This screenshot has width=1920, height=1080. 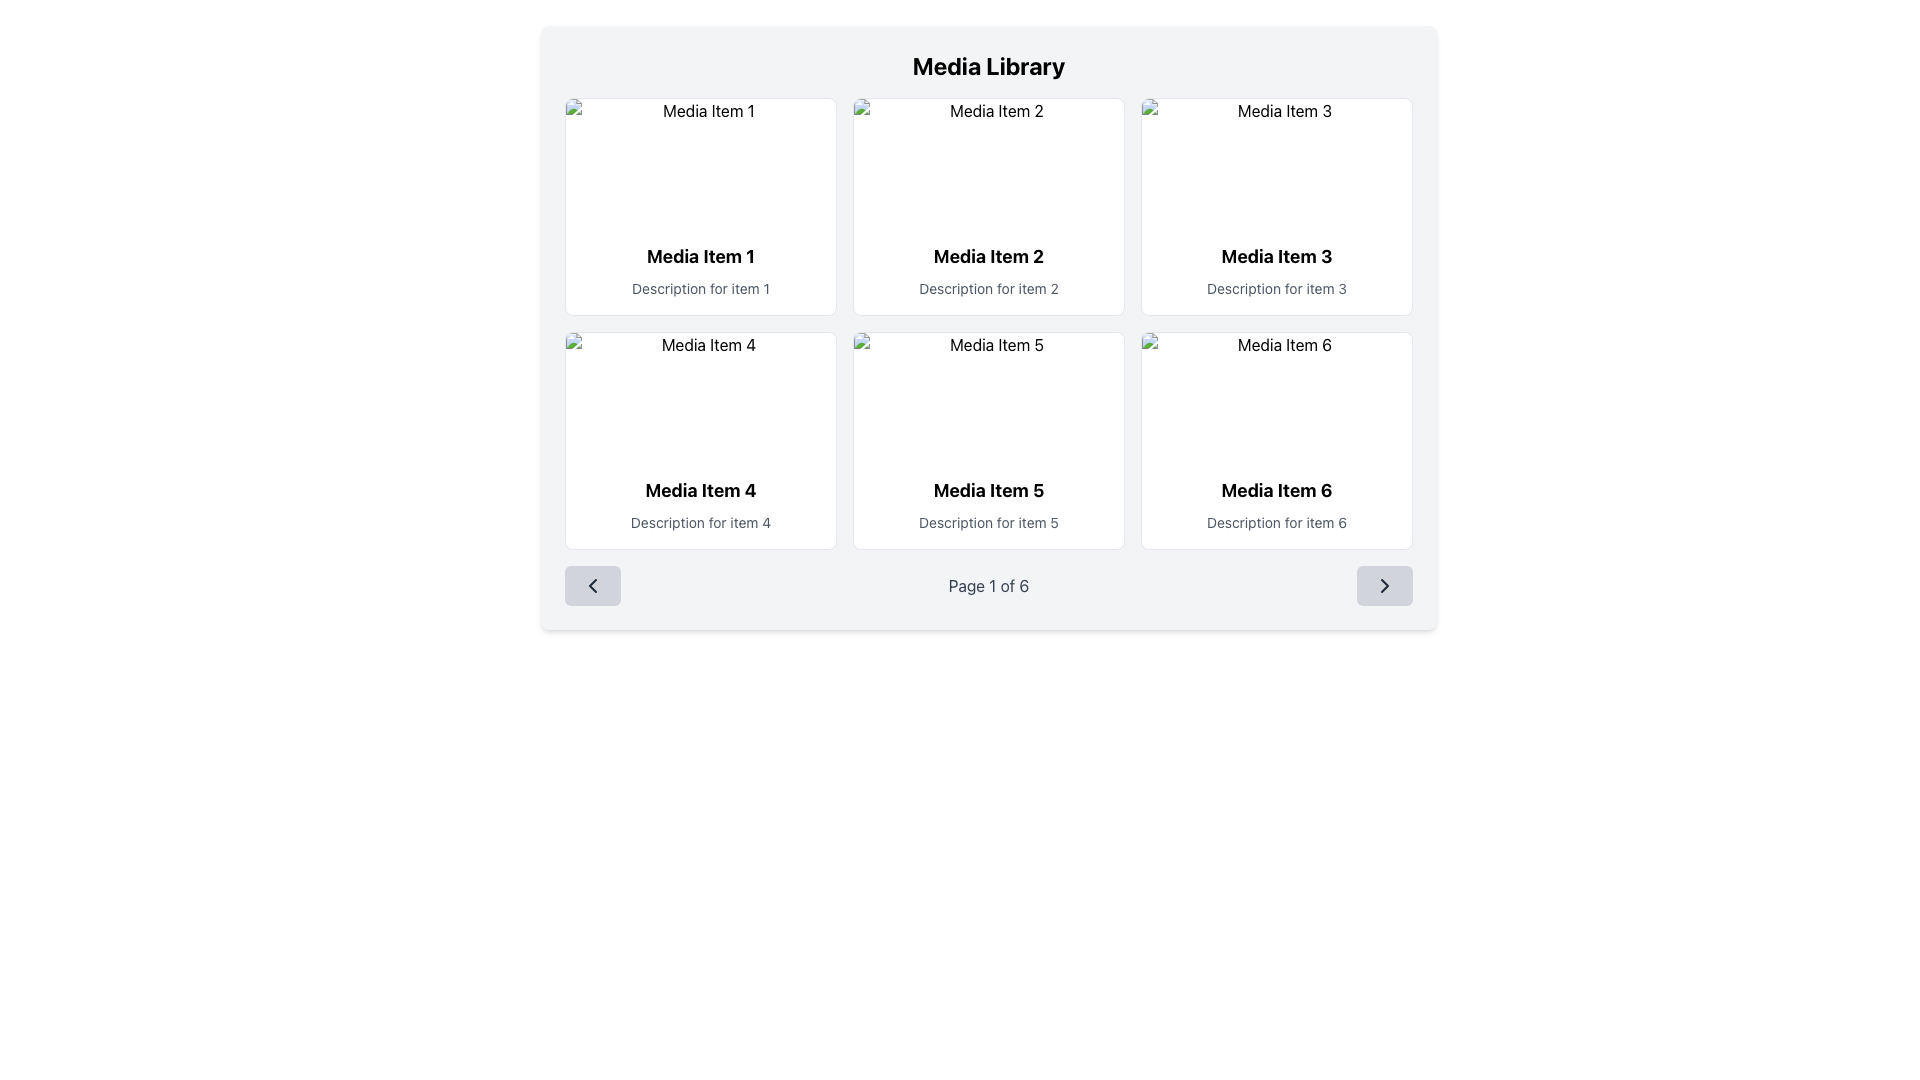 What do you see at coordinates (988, 161) in the screenshot?
I see `the image representing 'Media Item 2' in the card component located in the middle column of the top row in a 3x2 grid layout` at bounding box center [988, 161].